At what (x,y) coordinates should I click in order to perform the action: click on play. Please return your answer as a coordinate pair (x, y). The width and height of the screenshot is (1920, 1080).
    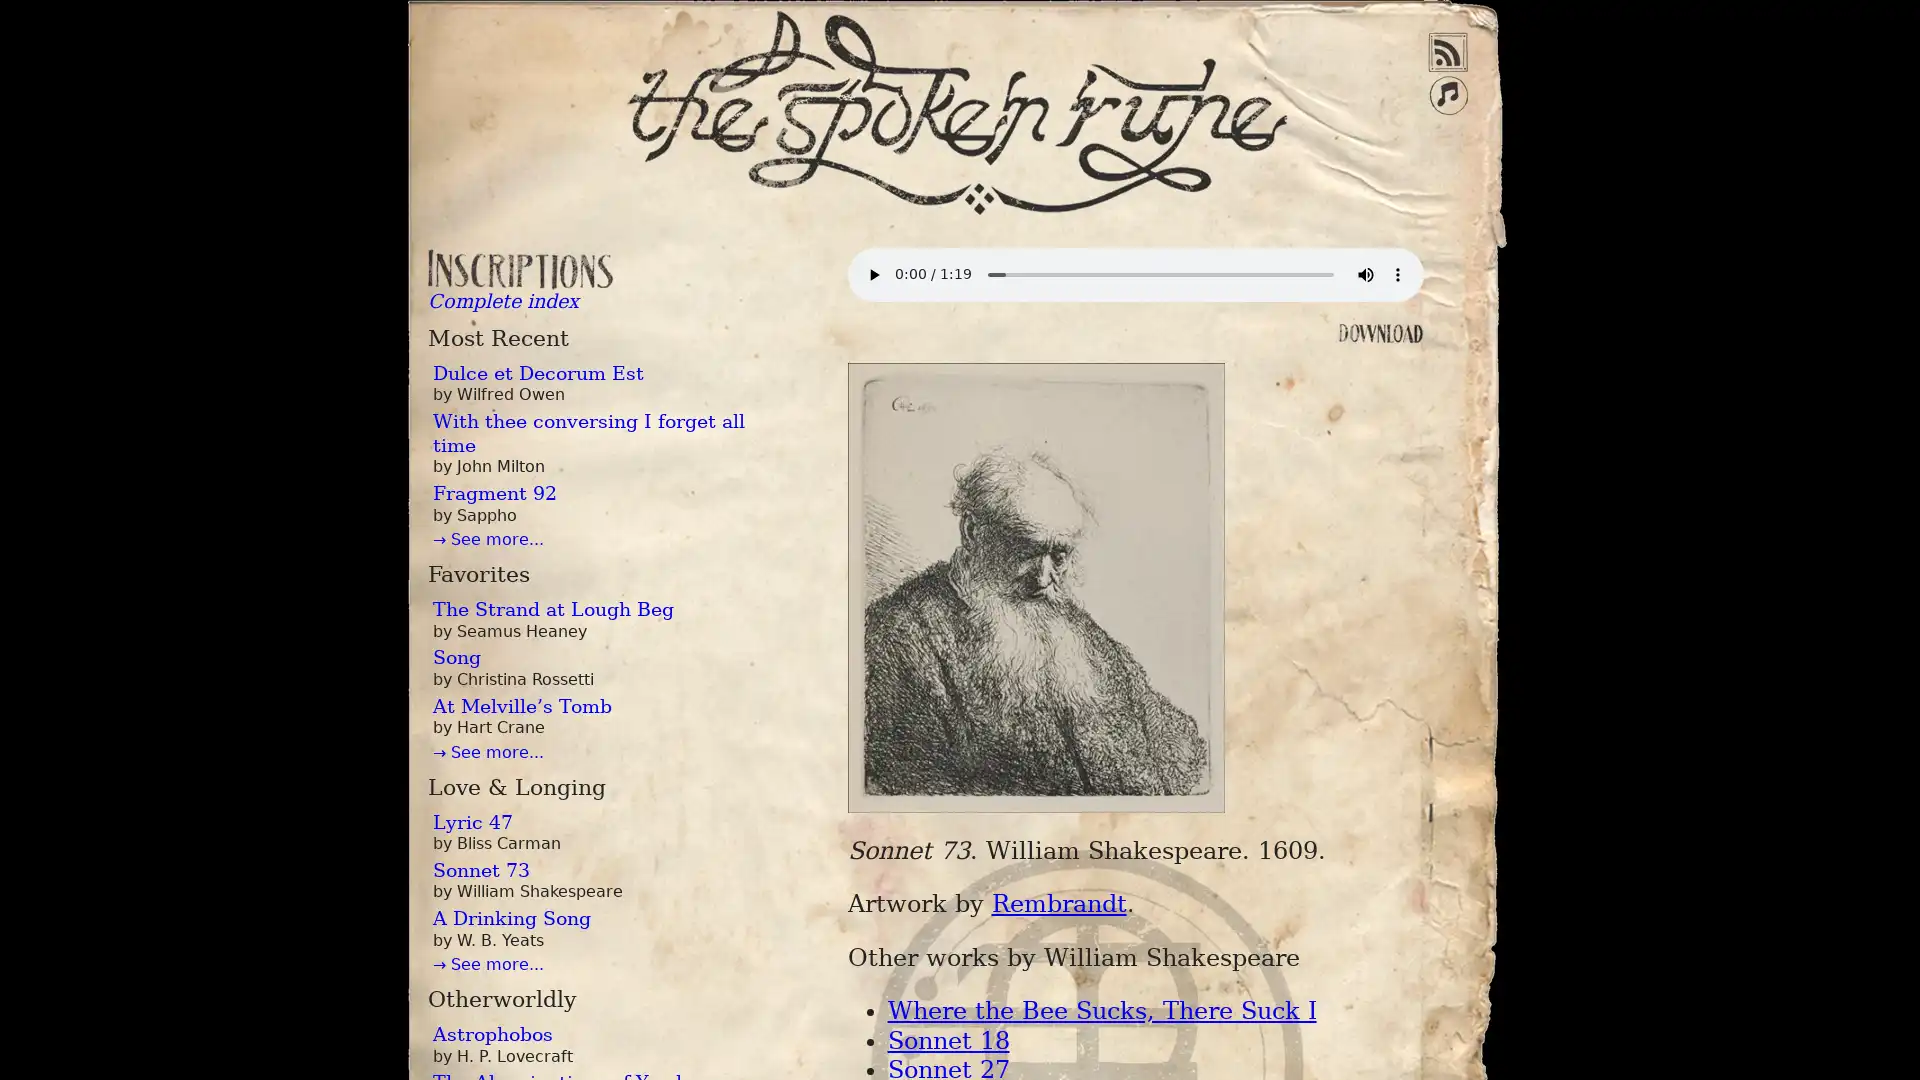
    Looking at the image, I should click on (873, 274).